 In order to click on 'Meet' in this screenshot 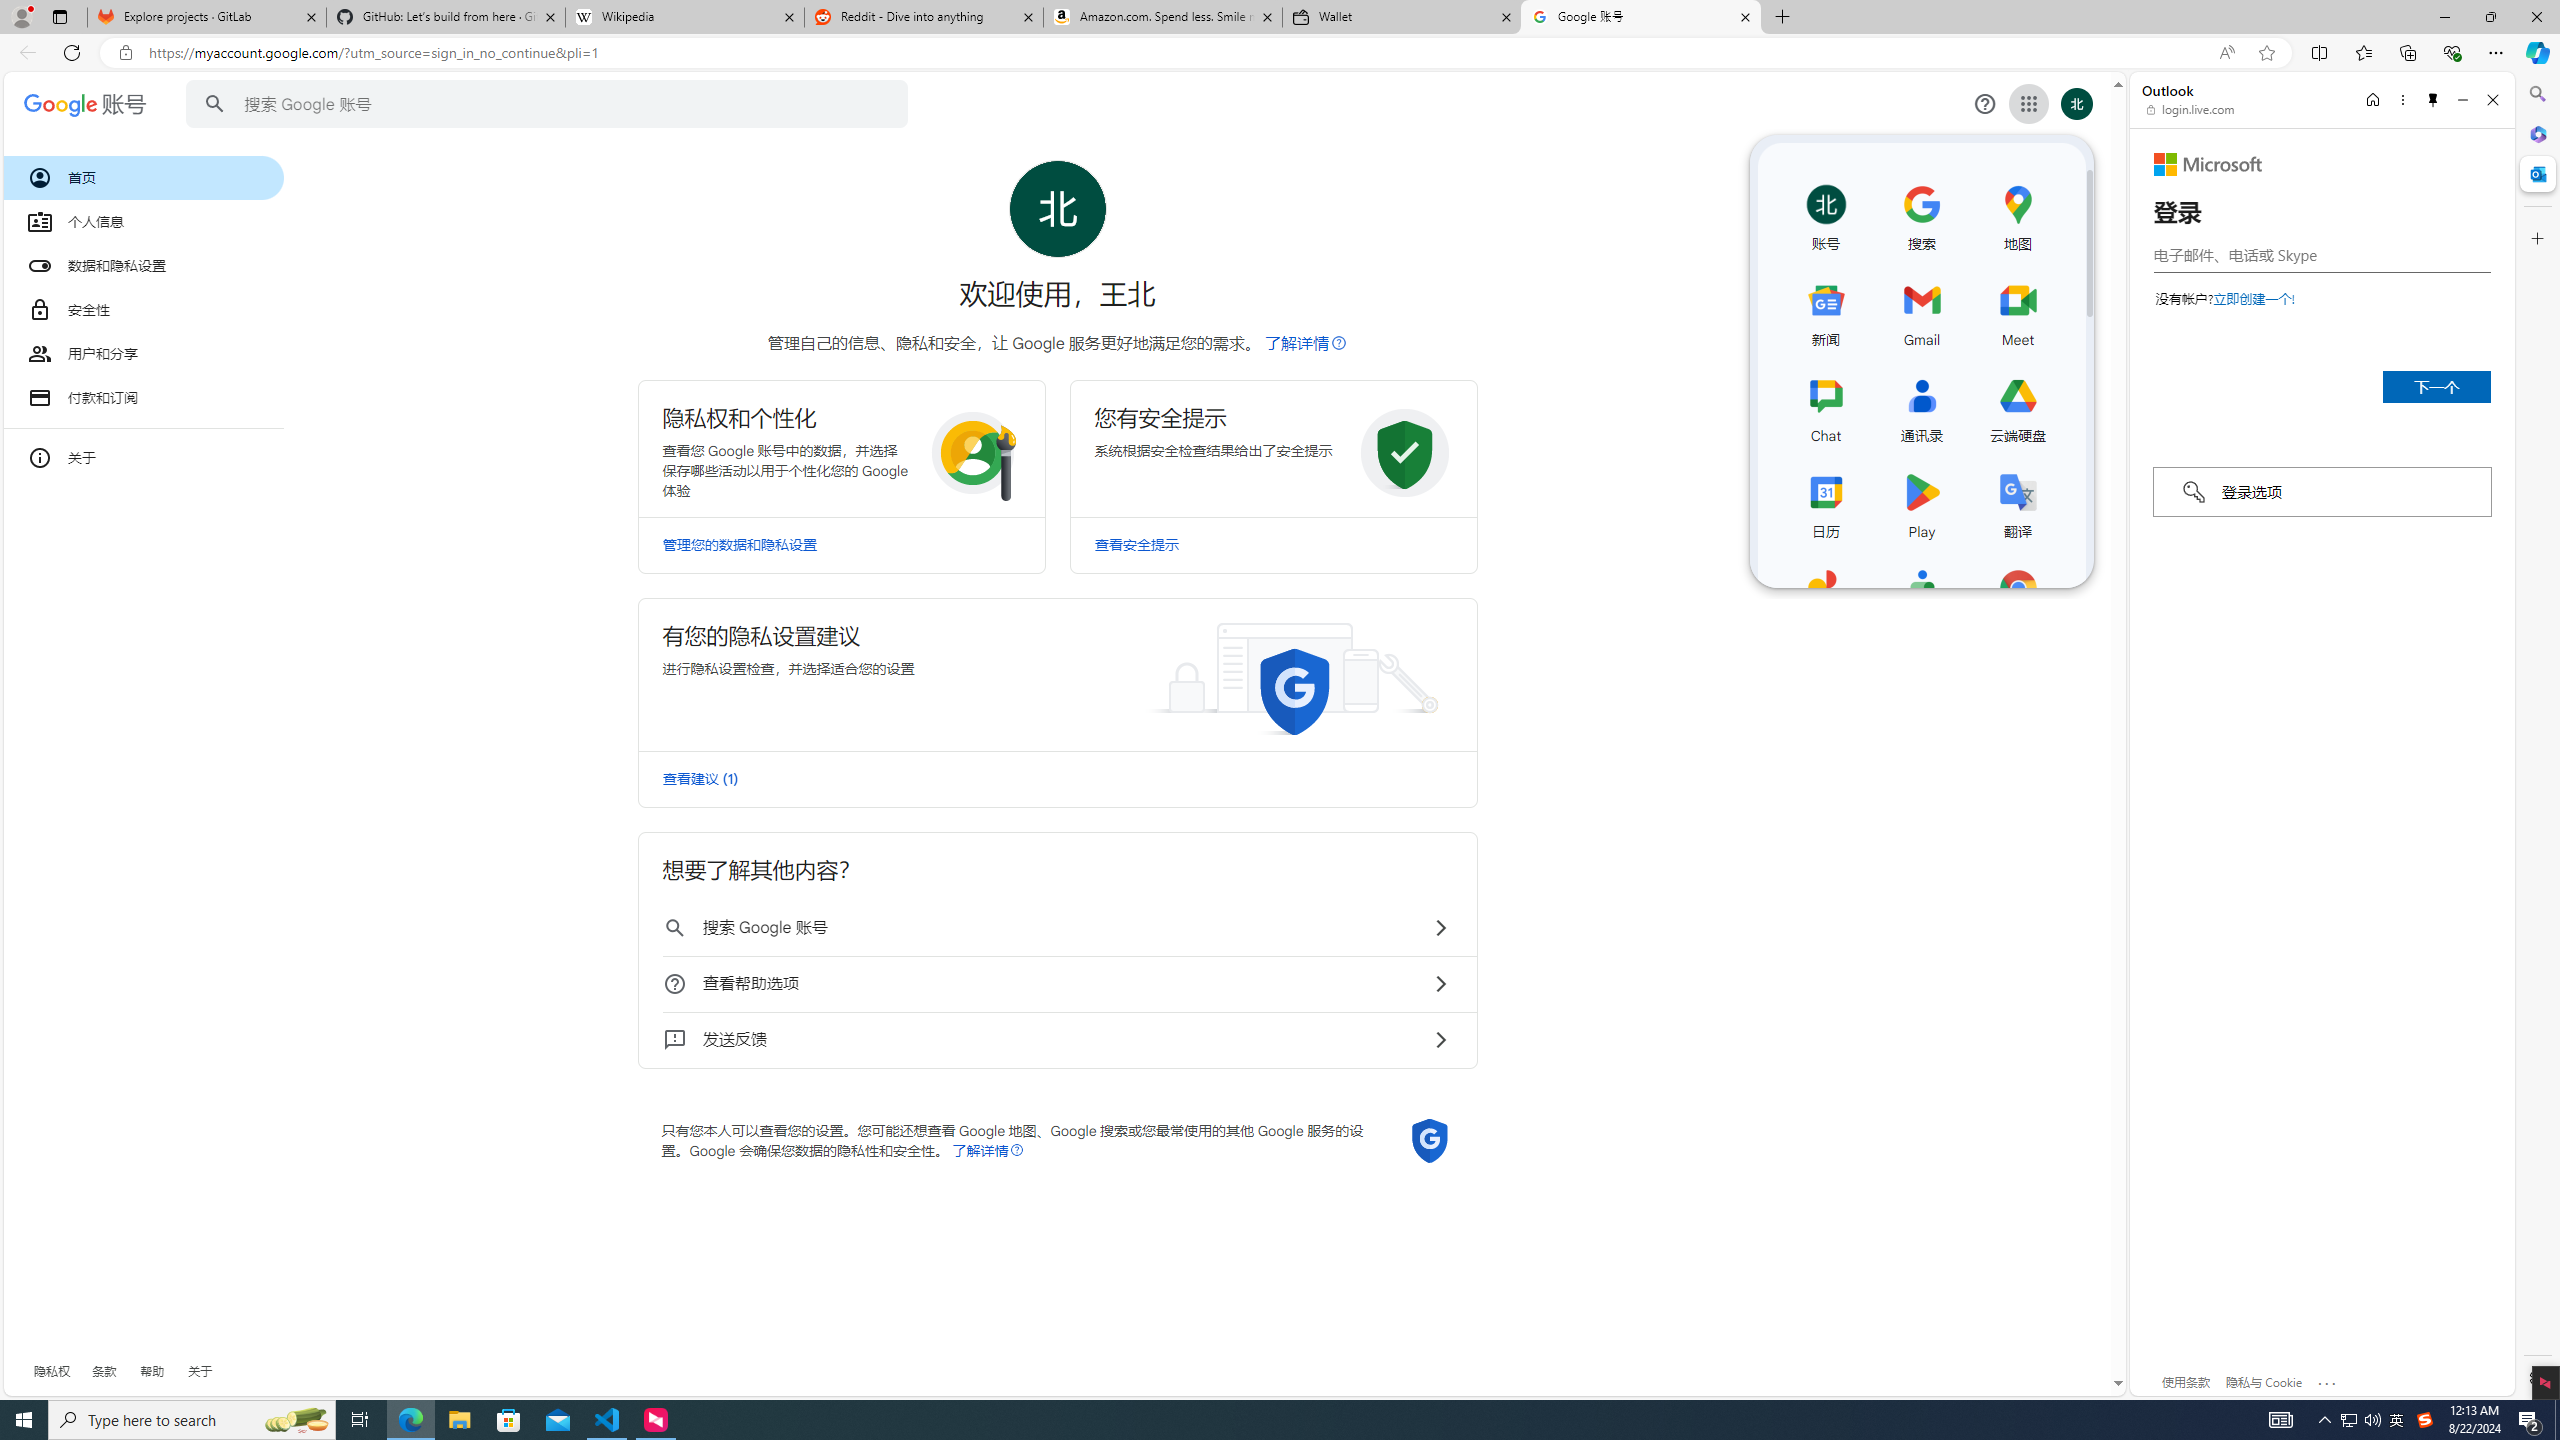, I will do `click(2017, 310)`.